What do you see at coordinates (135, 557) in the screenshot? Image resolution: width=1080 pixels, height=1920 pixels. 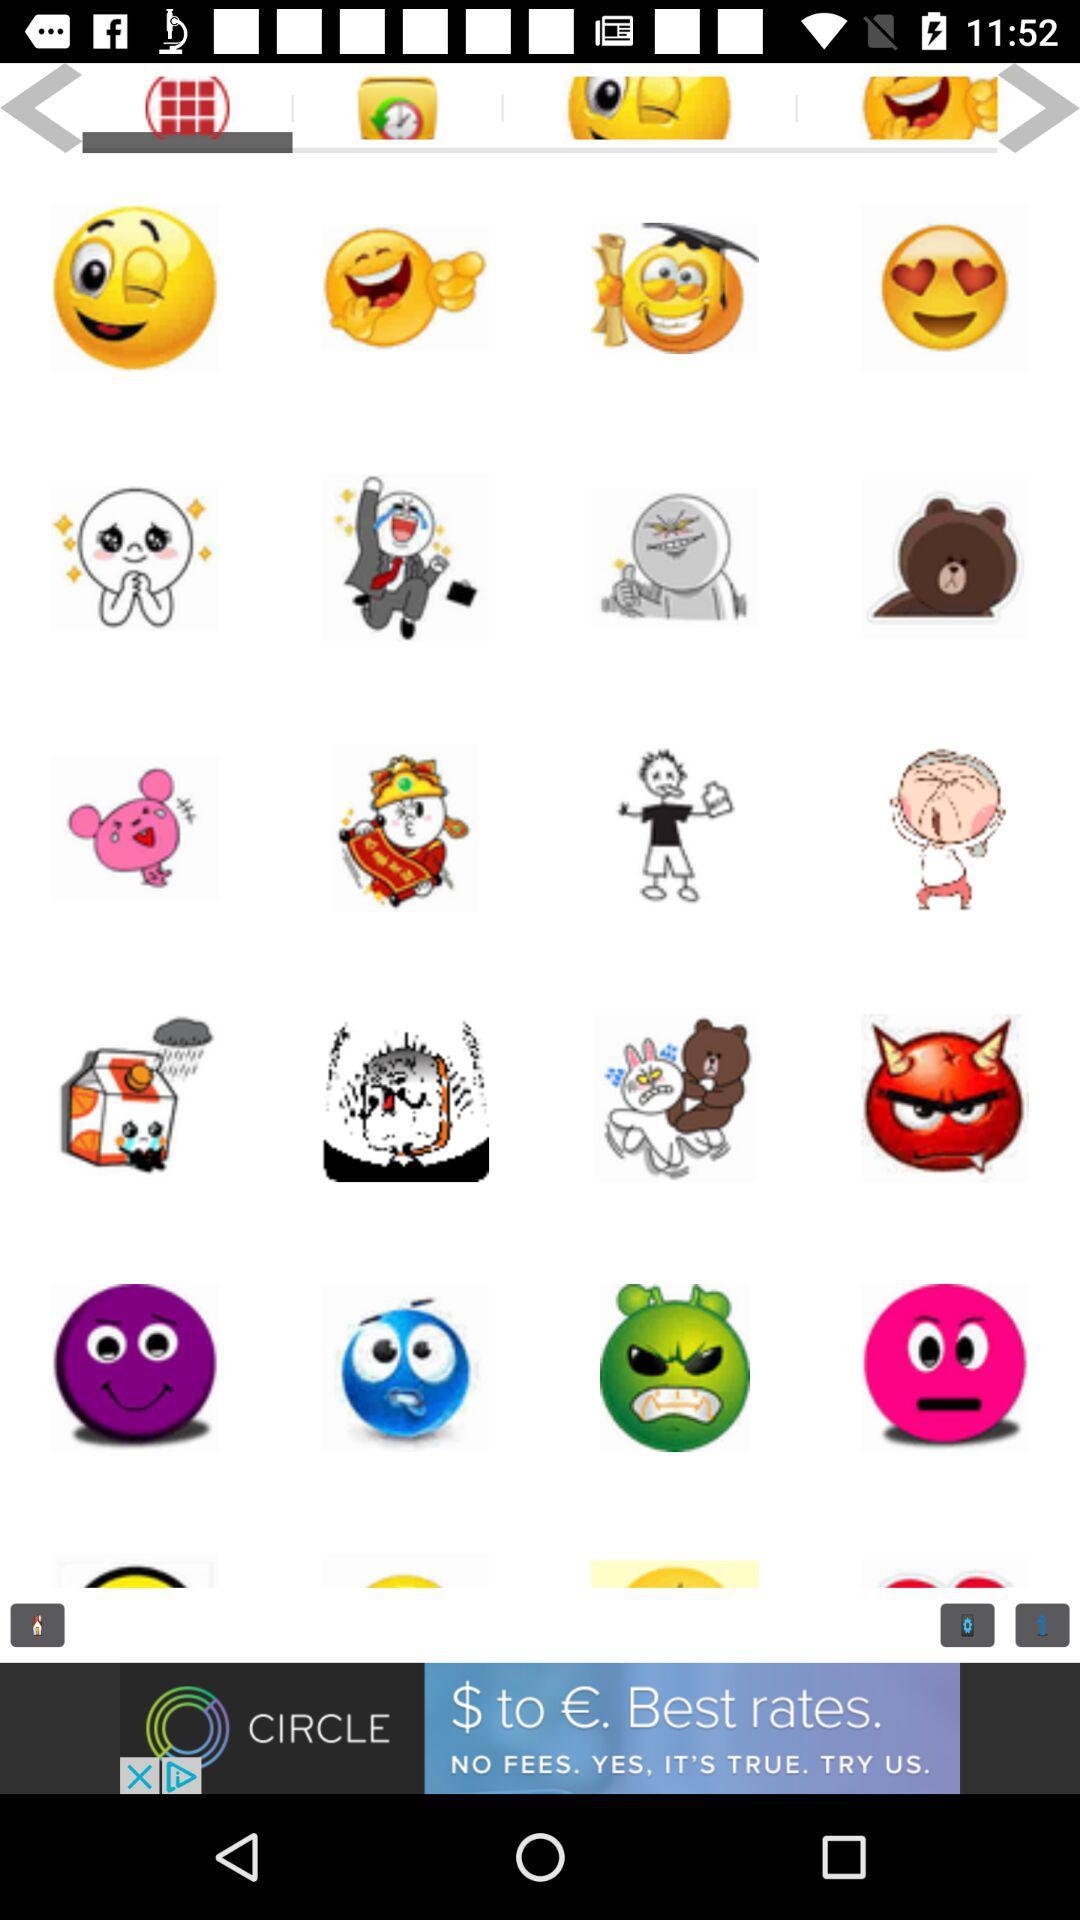 I see `emoji` at bounding box center [135, 557].